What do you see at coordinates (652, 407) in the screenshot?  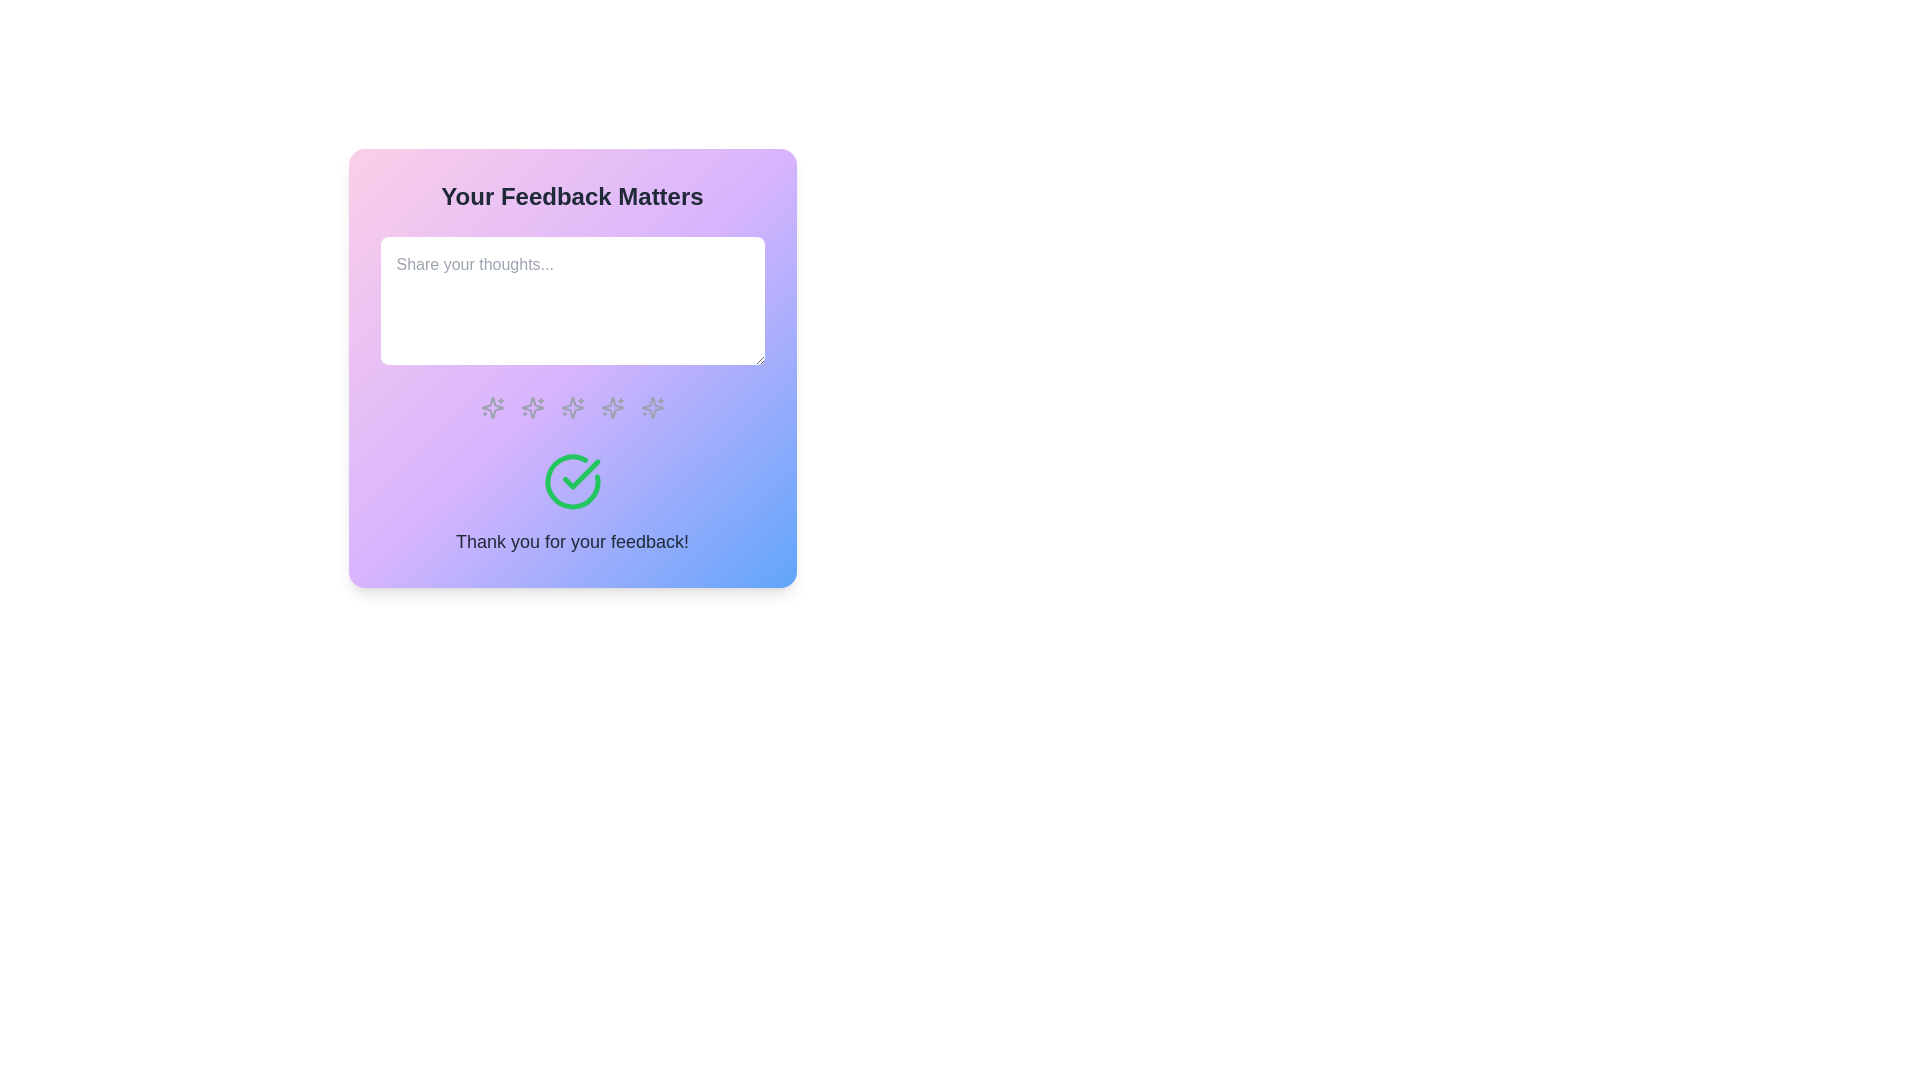 I see `the fifth star icon in the rating system located below the text input field in the feedback form` at bounding box center [652, 407].